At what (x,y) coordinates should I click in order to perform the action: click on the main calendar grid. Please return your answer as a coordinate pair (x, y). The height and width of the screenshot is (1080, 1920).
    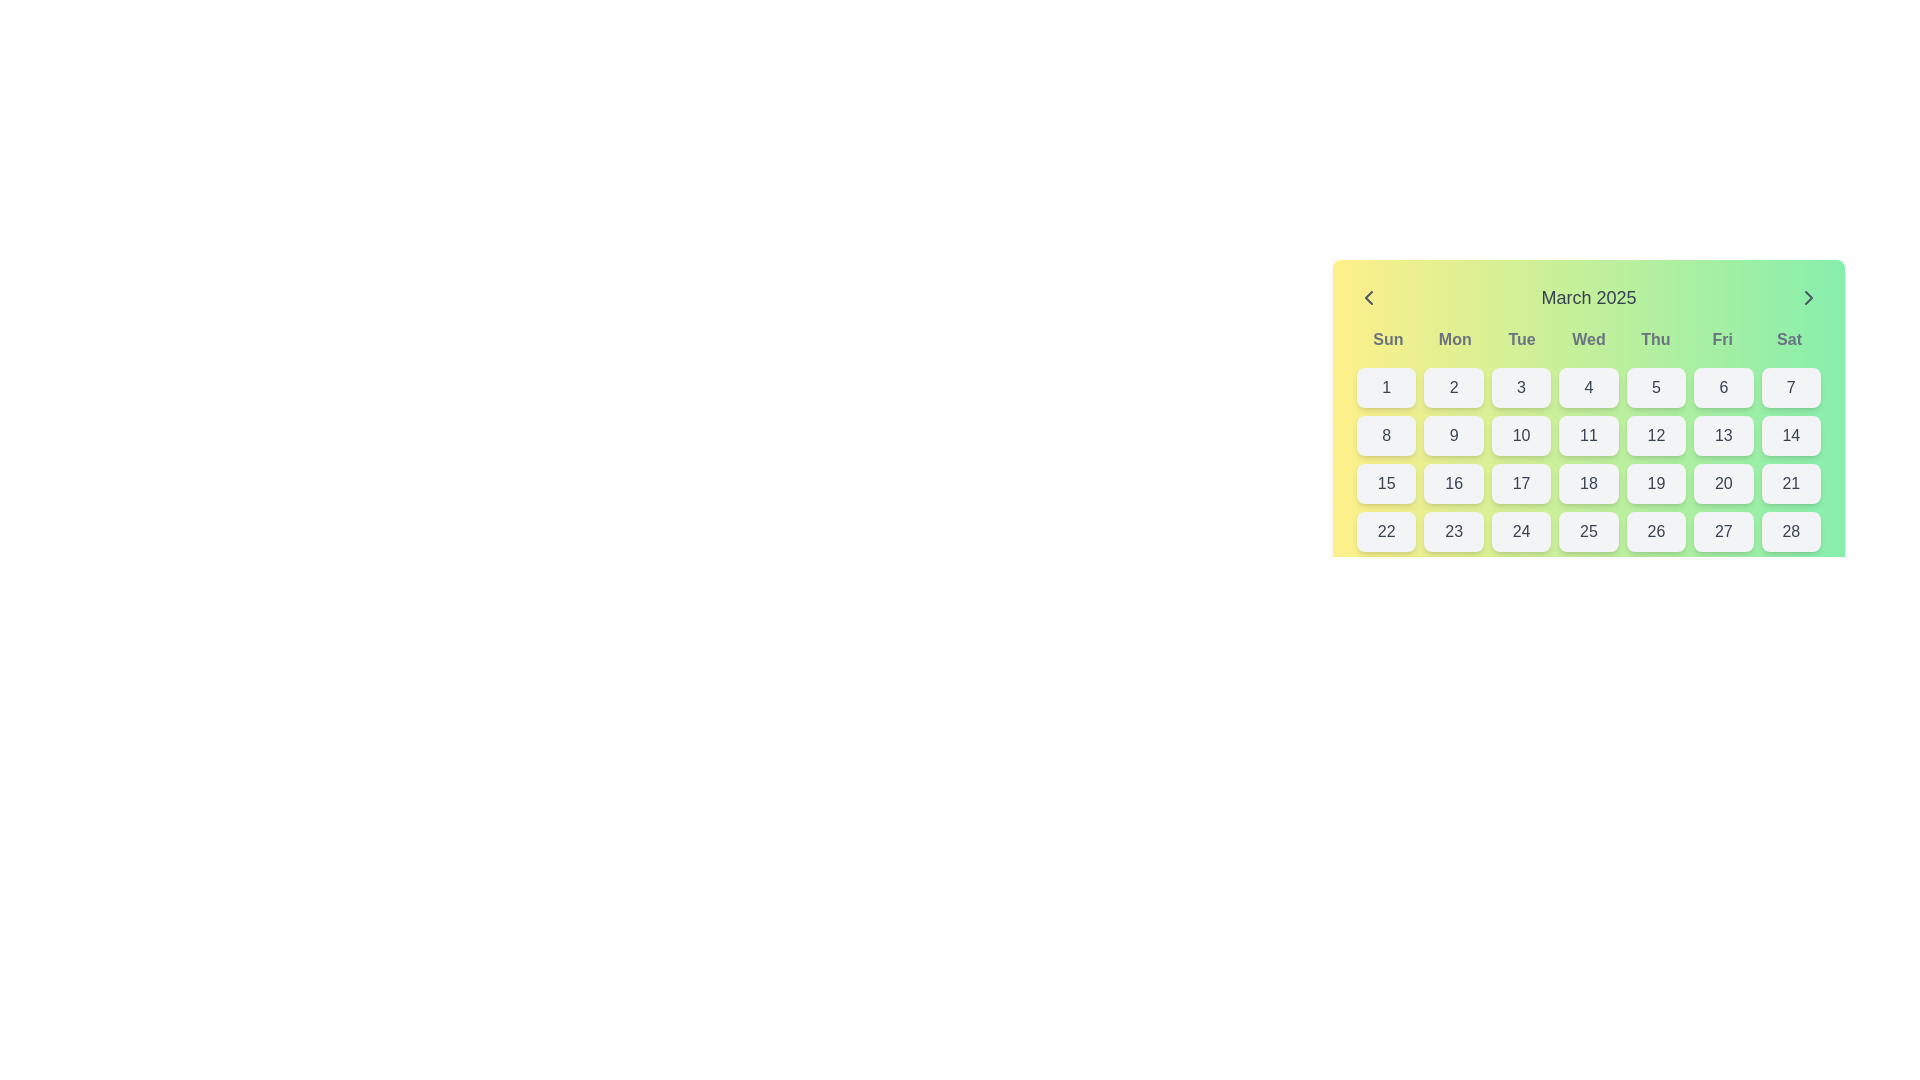
    Looking at the image, I should click on (1587, 483).